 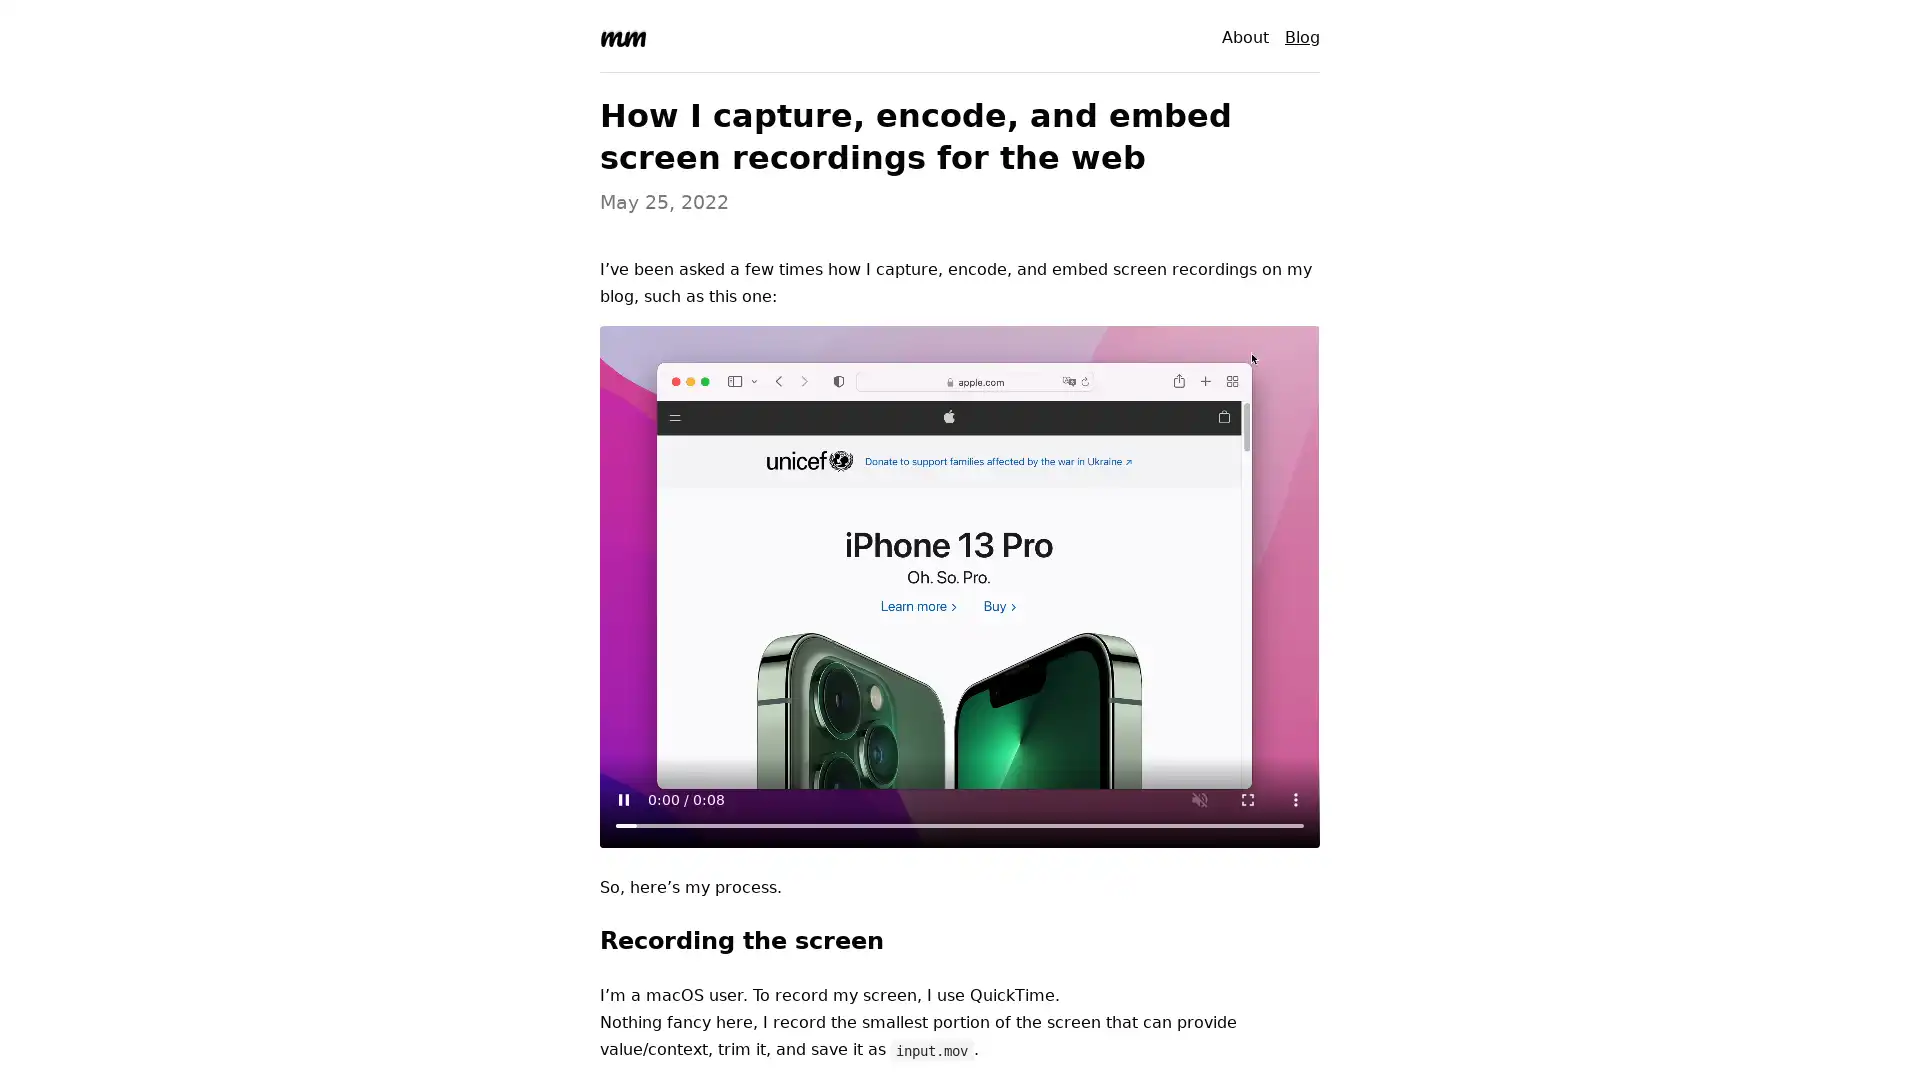 I want to click on enter full screen, so click(x=1247, y=798).